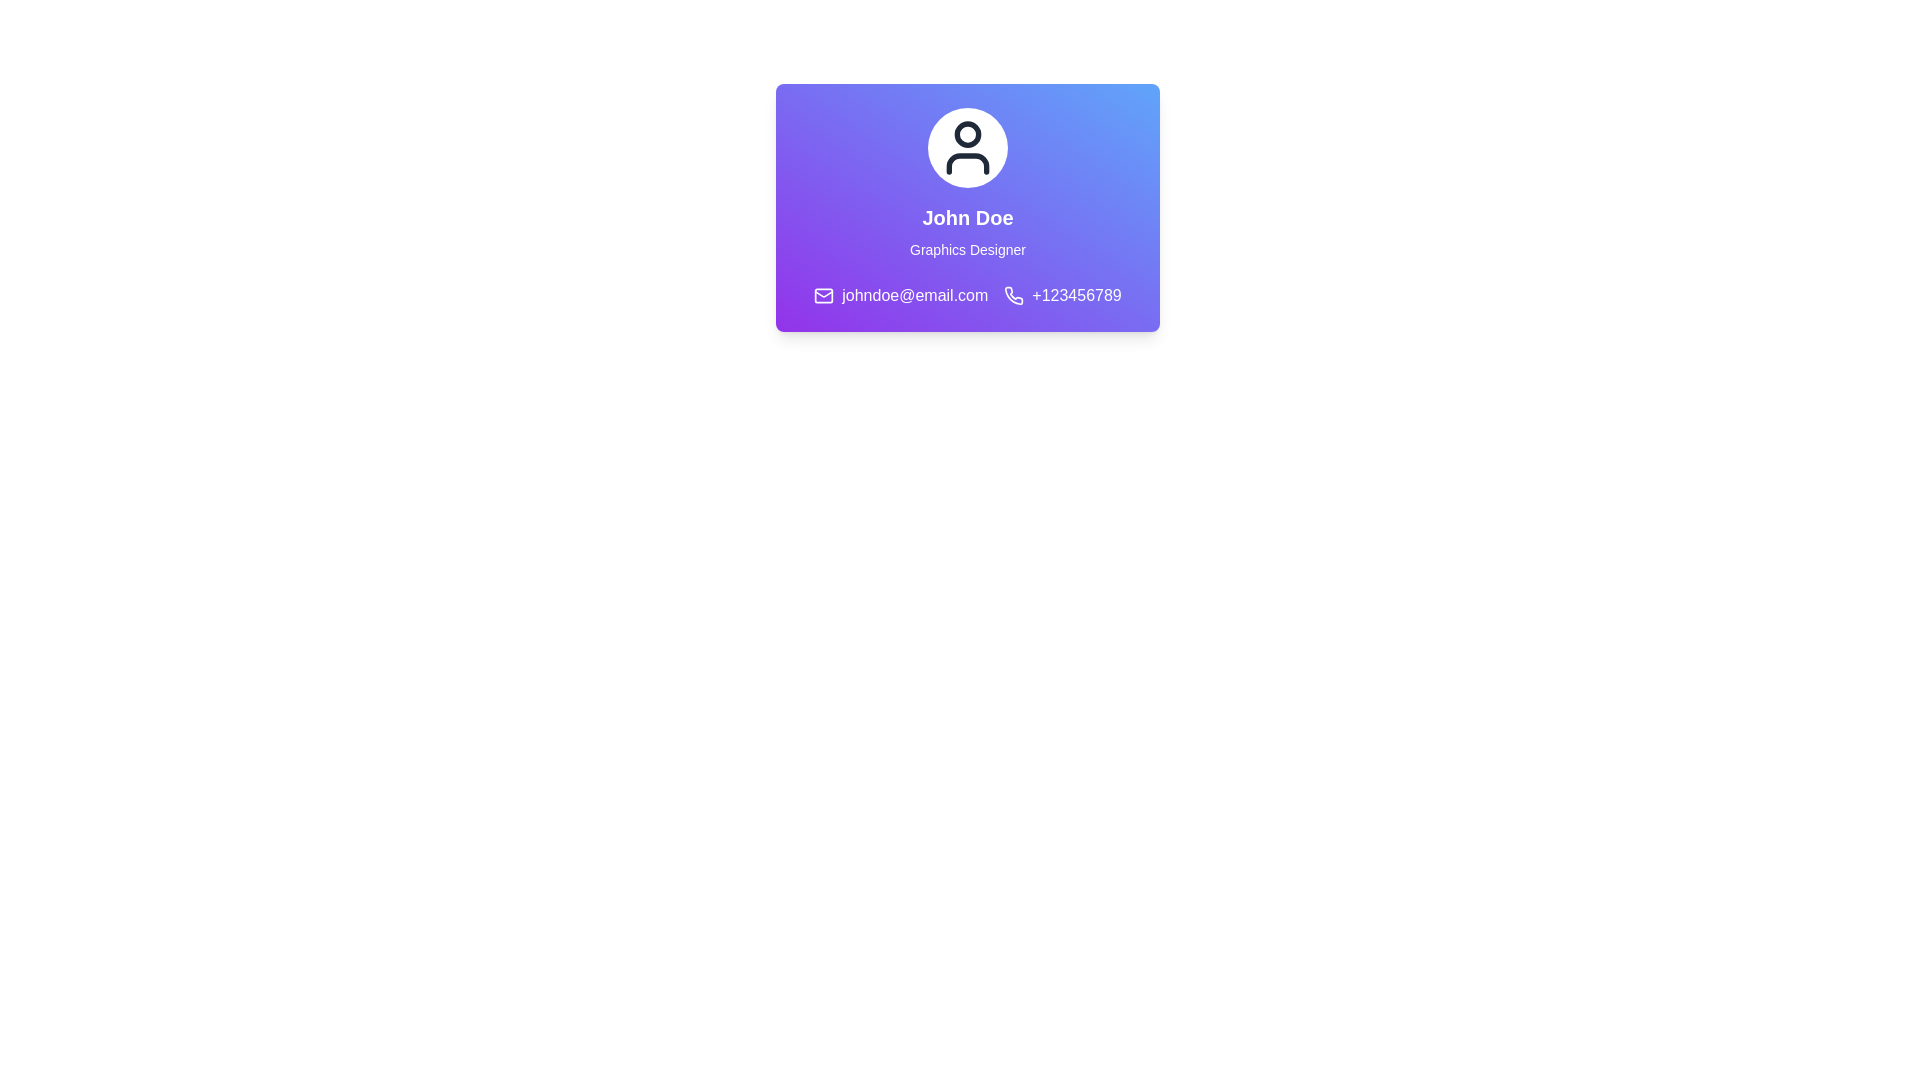 This screenshot has height=1080, width=1920. Describe the element at coordinates (1014, 296) in the screenshot. I see `the icon representing the phone number, which is positioned to the immediate left of the contact number '+123456789'` at that location.